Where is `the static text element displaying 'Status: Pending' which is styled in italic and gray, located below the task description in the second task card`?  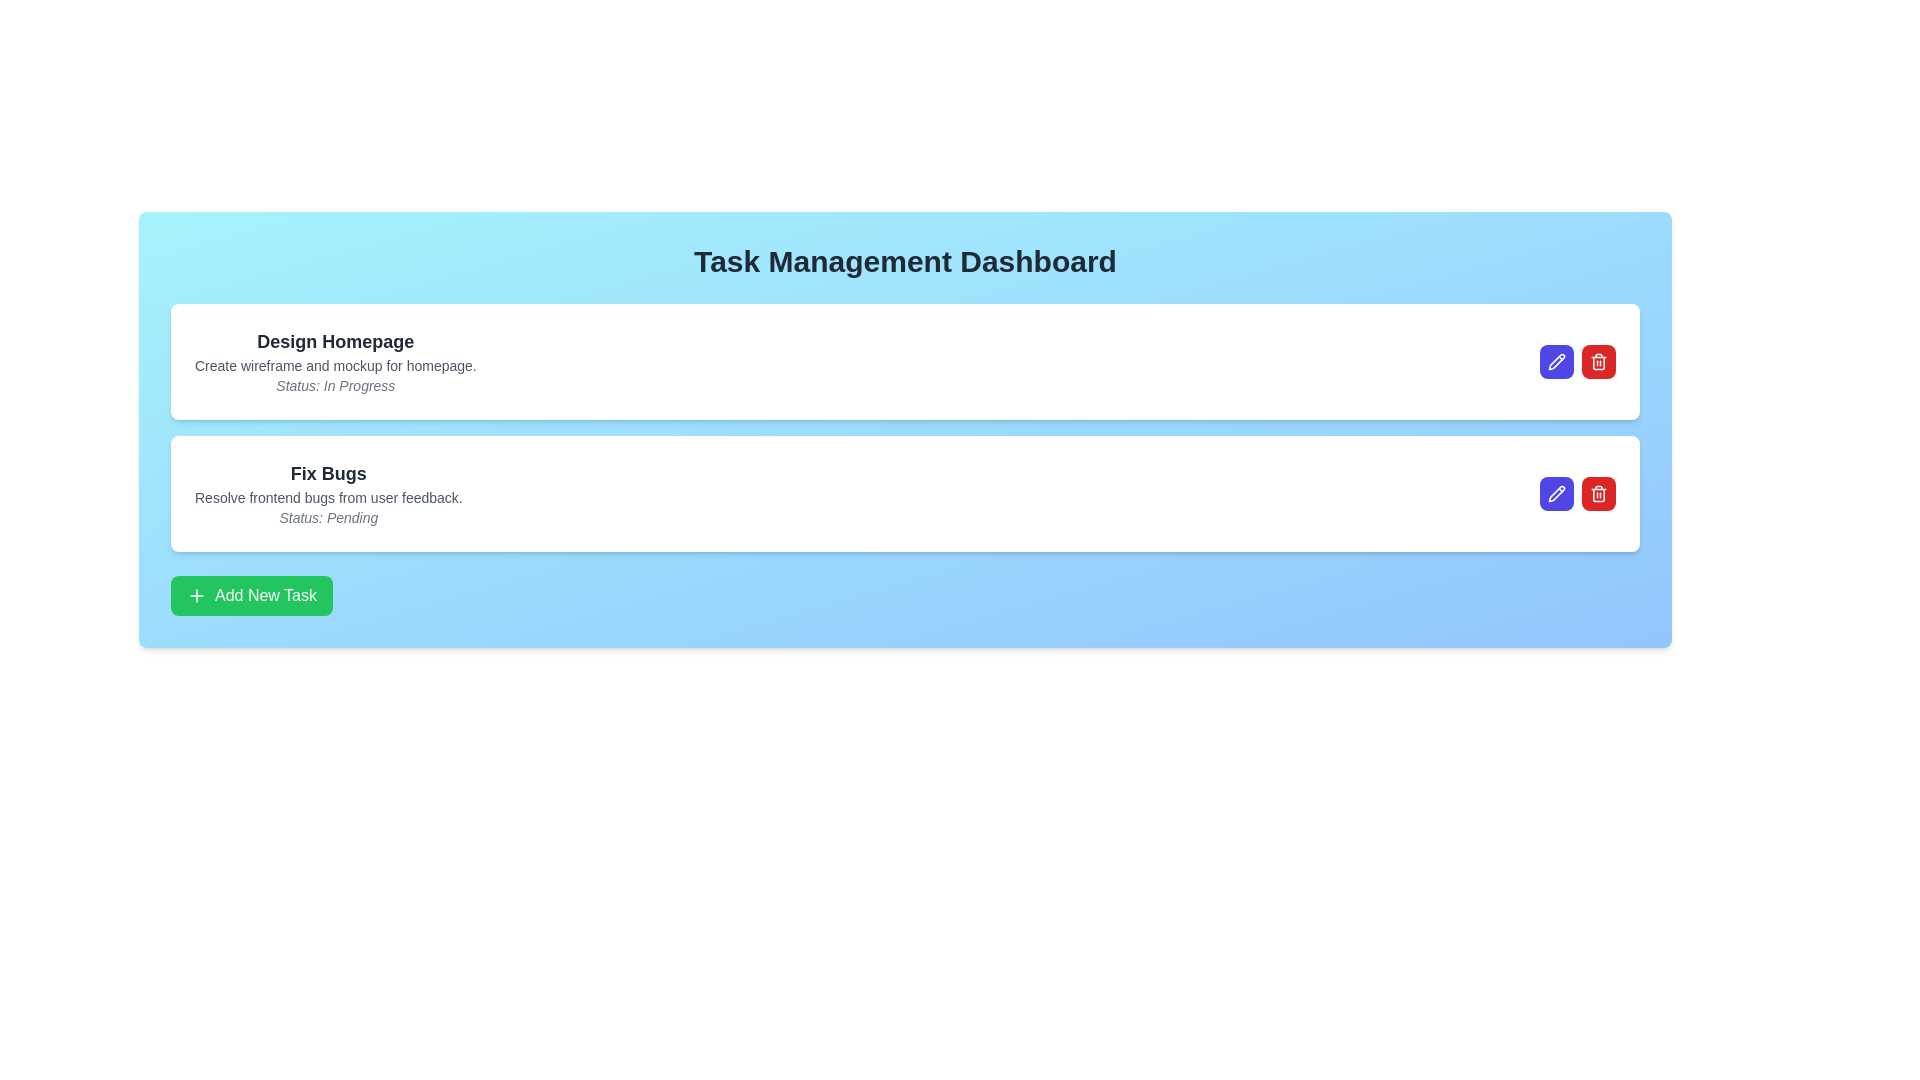
the static text element displaying 'Status: Pending' which is styled in italic and gray, located below the task description in the second task card is located at coordinates (328, 516).